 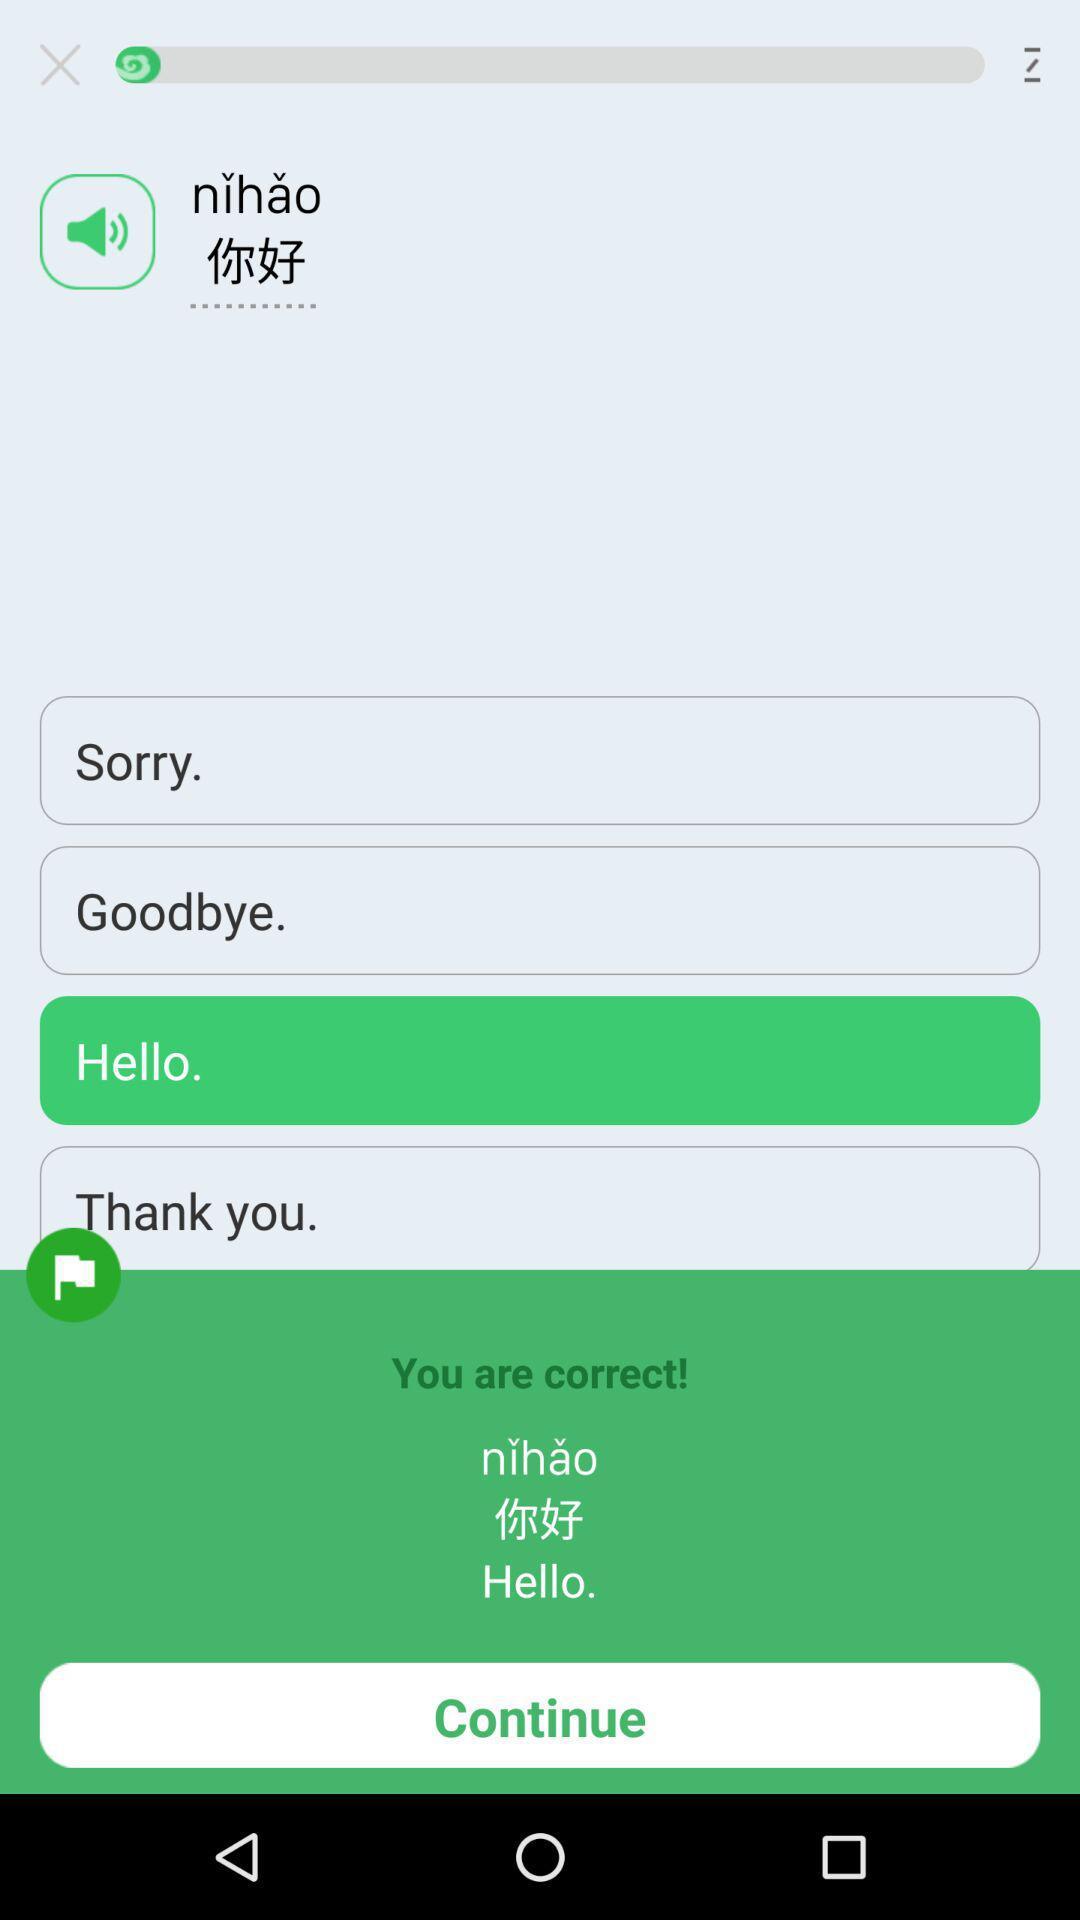 I want to click on continue icon, so click(x=540, y=1714).